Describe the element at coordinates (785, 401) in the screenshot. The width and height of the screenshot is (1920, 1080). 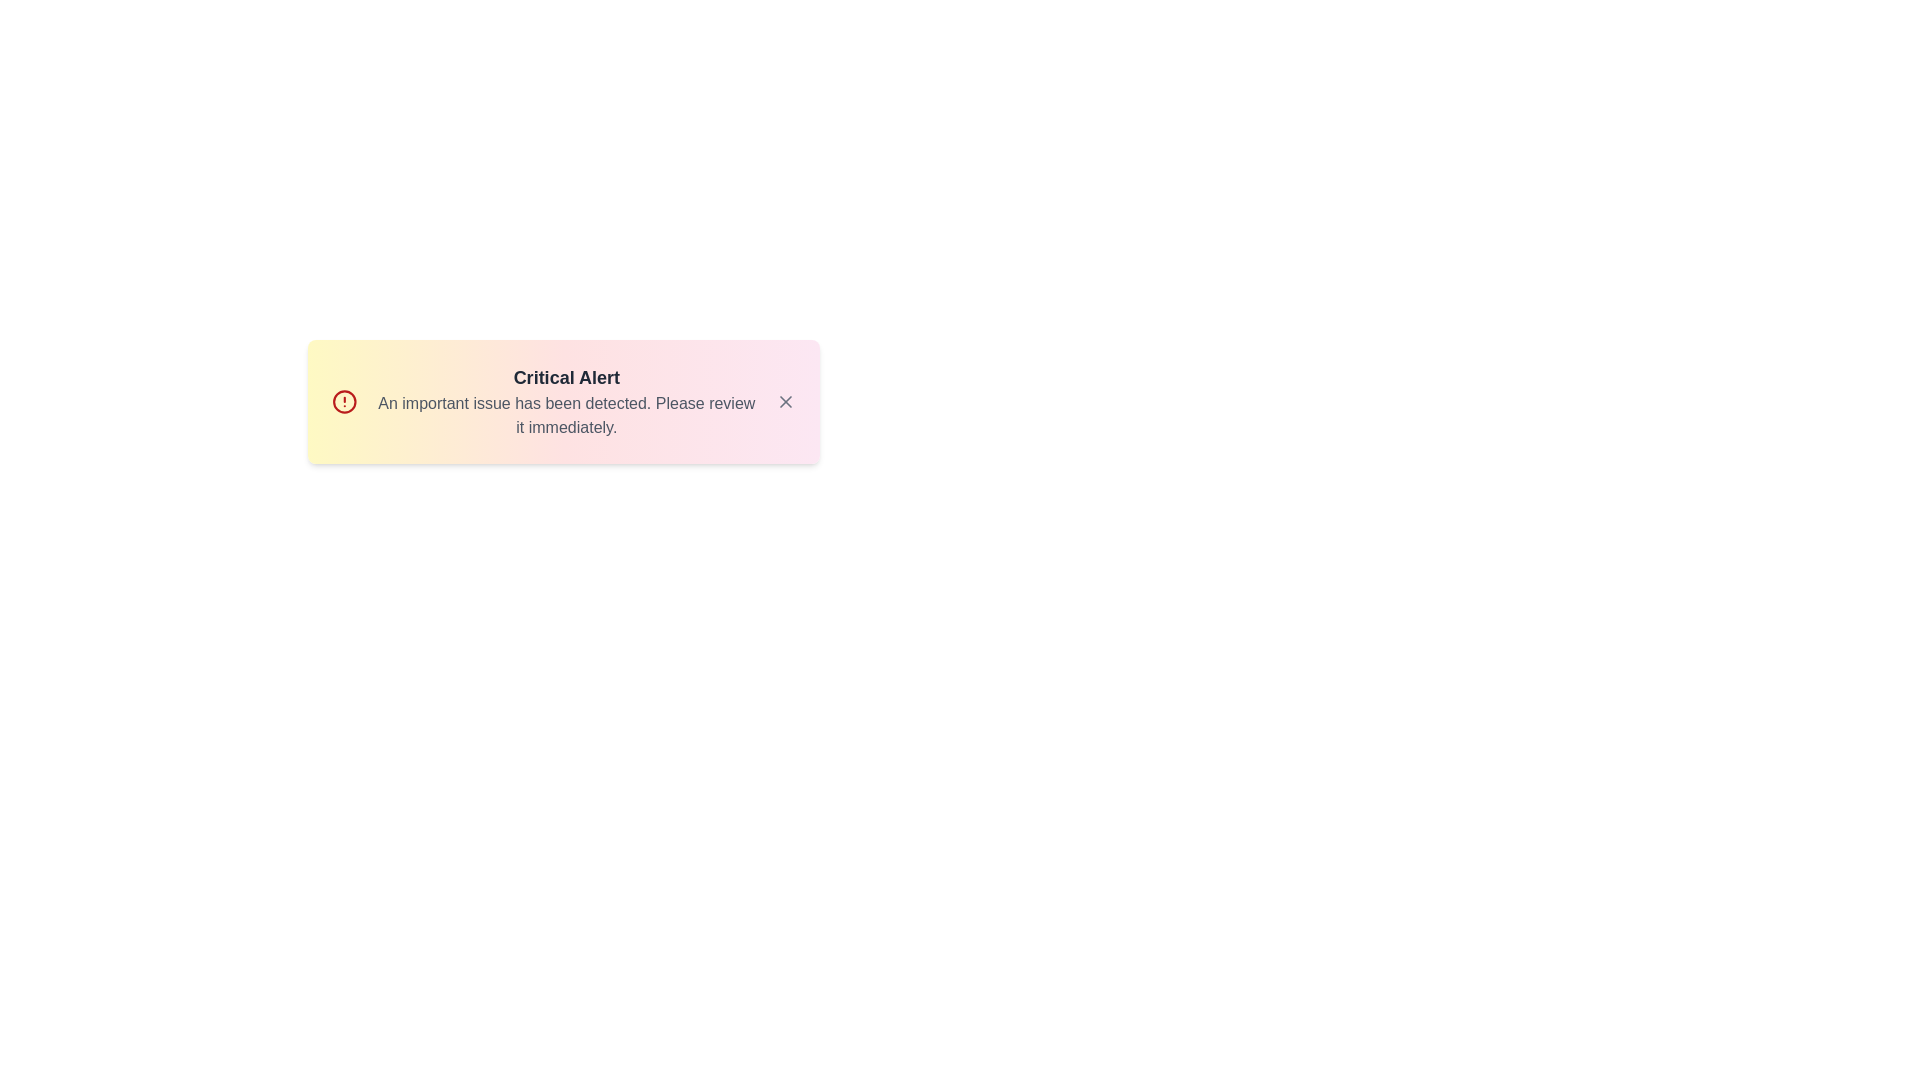
I see `the close icon ('X') located at the top-right of the 'Critical Alert' notification banner` at that location.